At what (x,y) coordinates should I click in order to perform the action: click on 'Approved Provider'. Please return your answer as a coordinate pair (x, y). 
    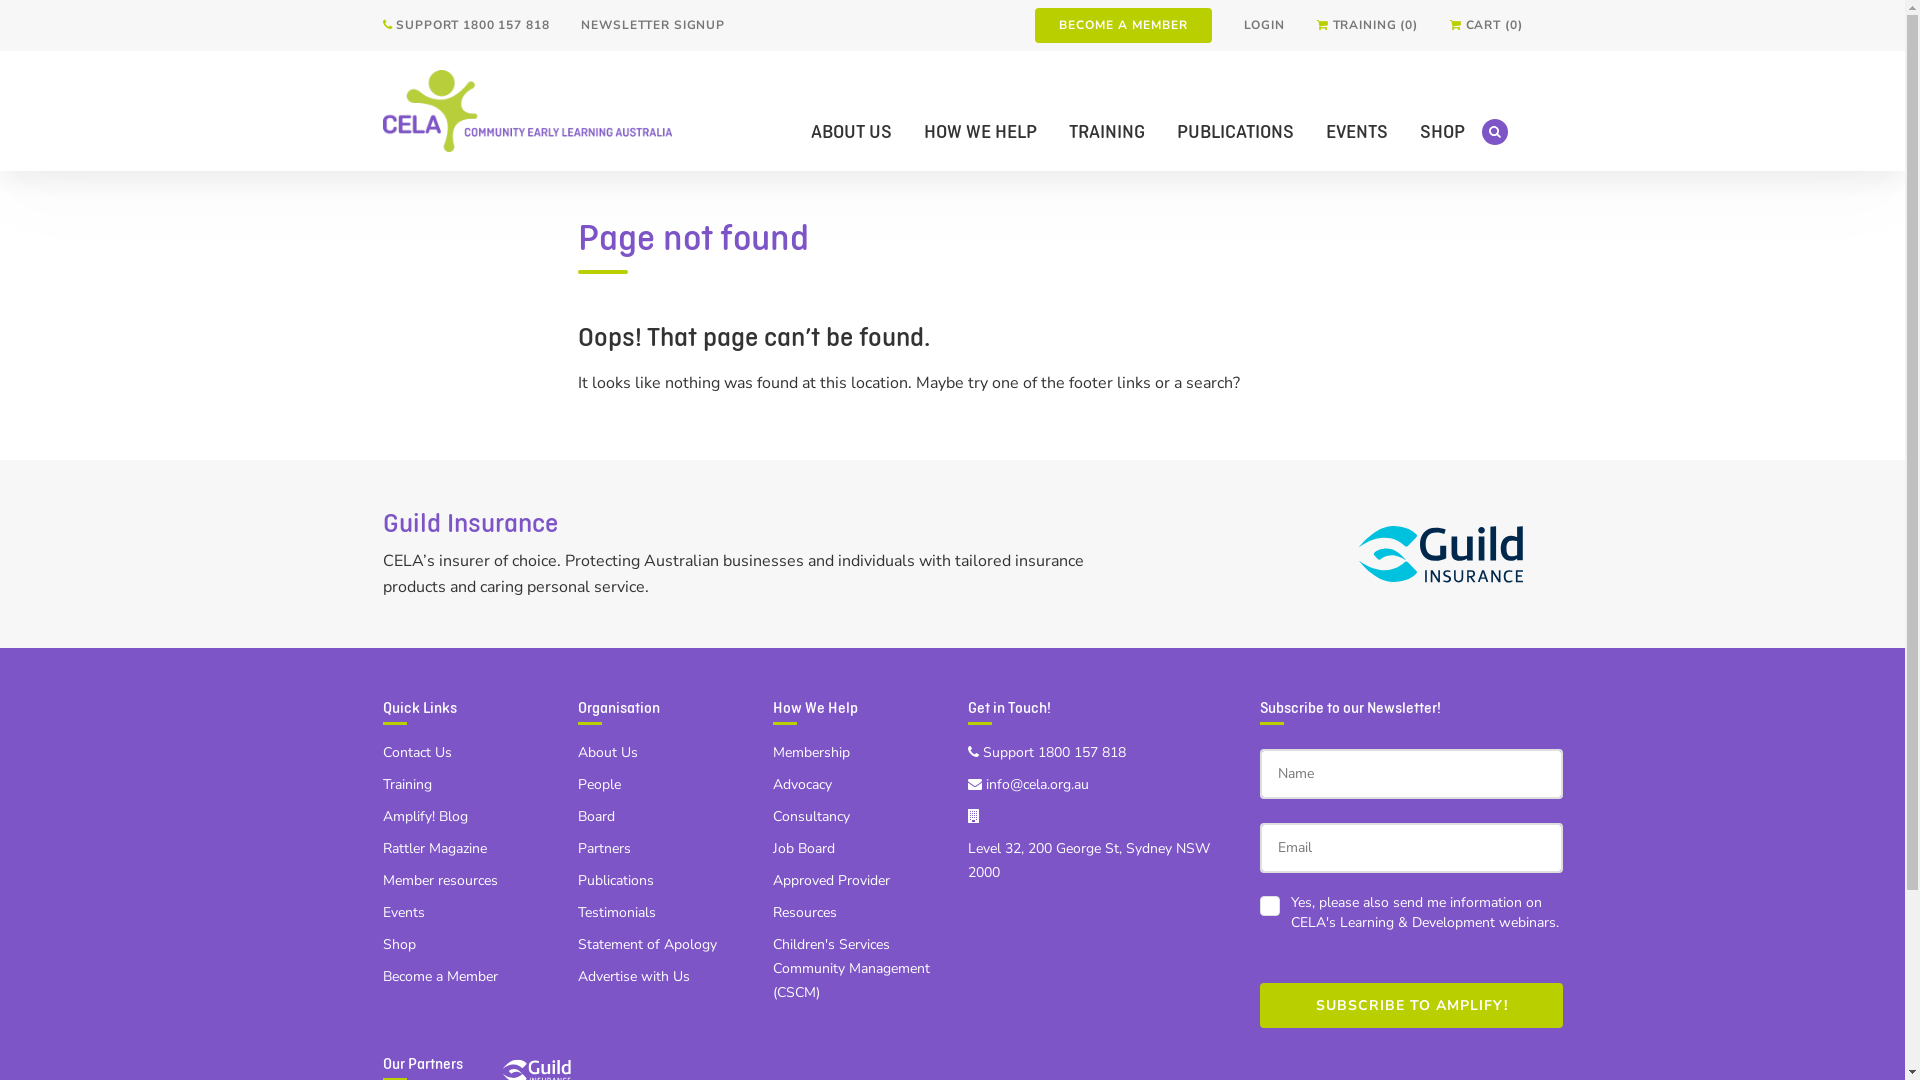
    Looking at the image, I should click on (830, 879).